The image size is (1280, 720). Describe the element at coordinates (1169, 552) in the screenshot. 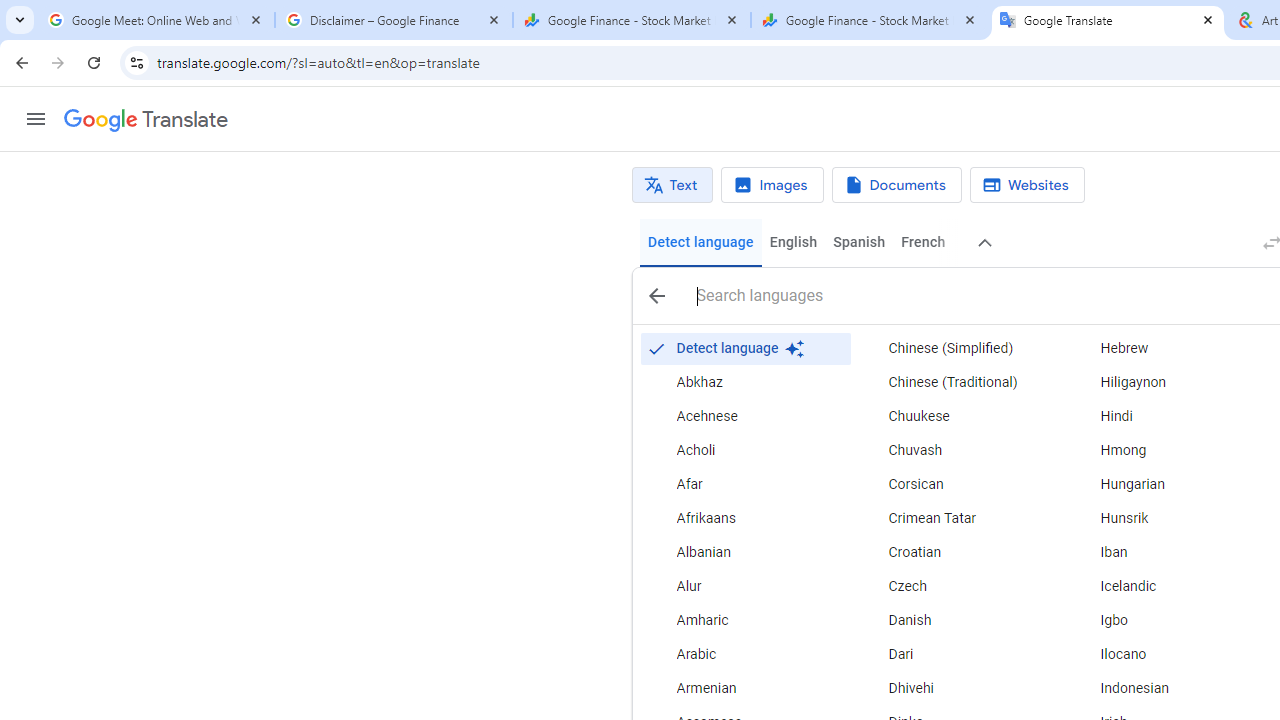

I see `'Iban'` at that location.